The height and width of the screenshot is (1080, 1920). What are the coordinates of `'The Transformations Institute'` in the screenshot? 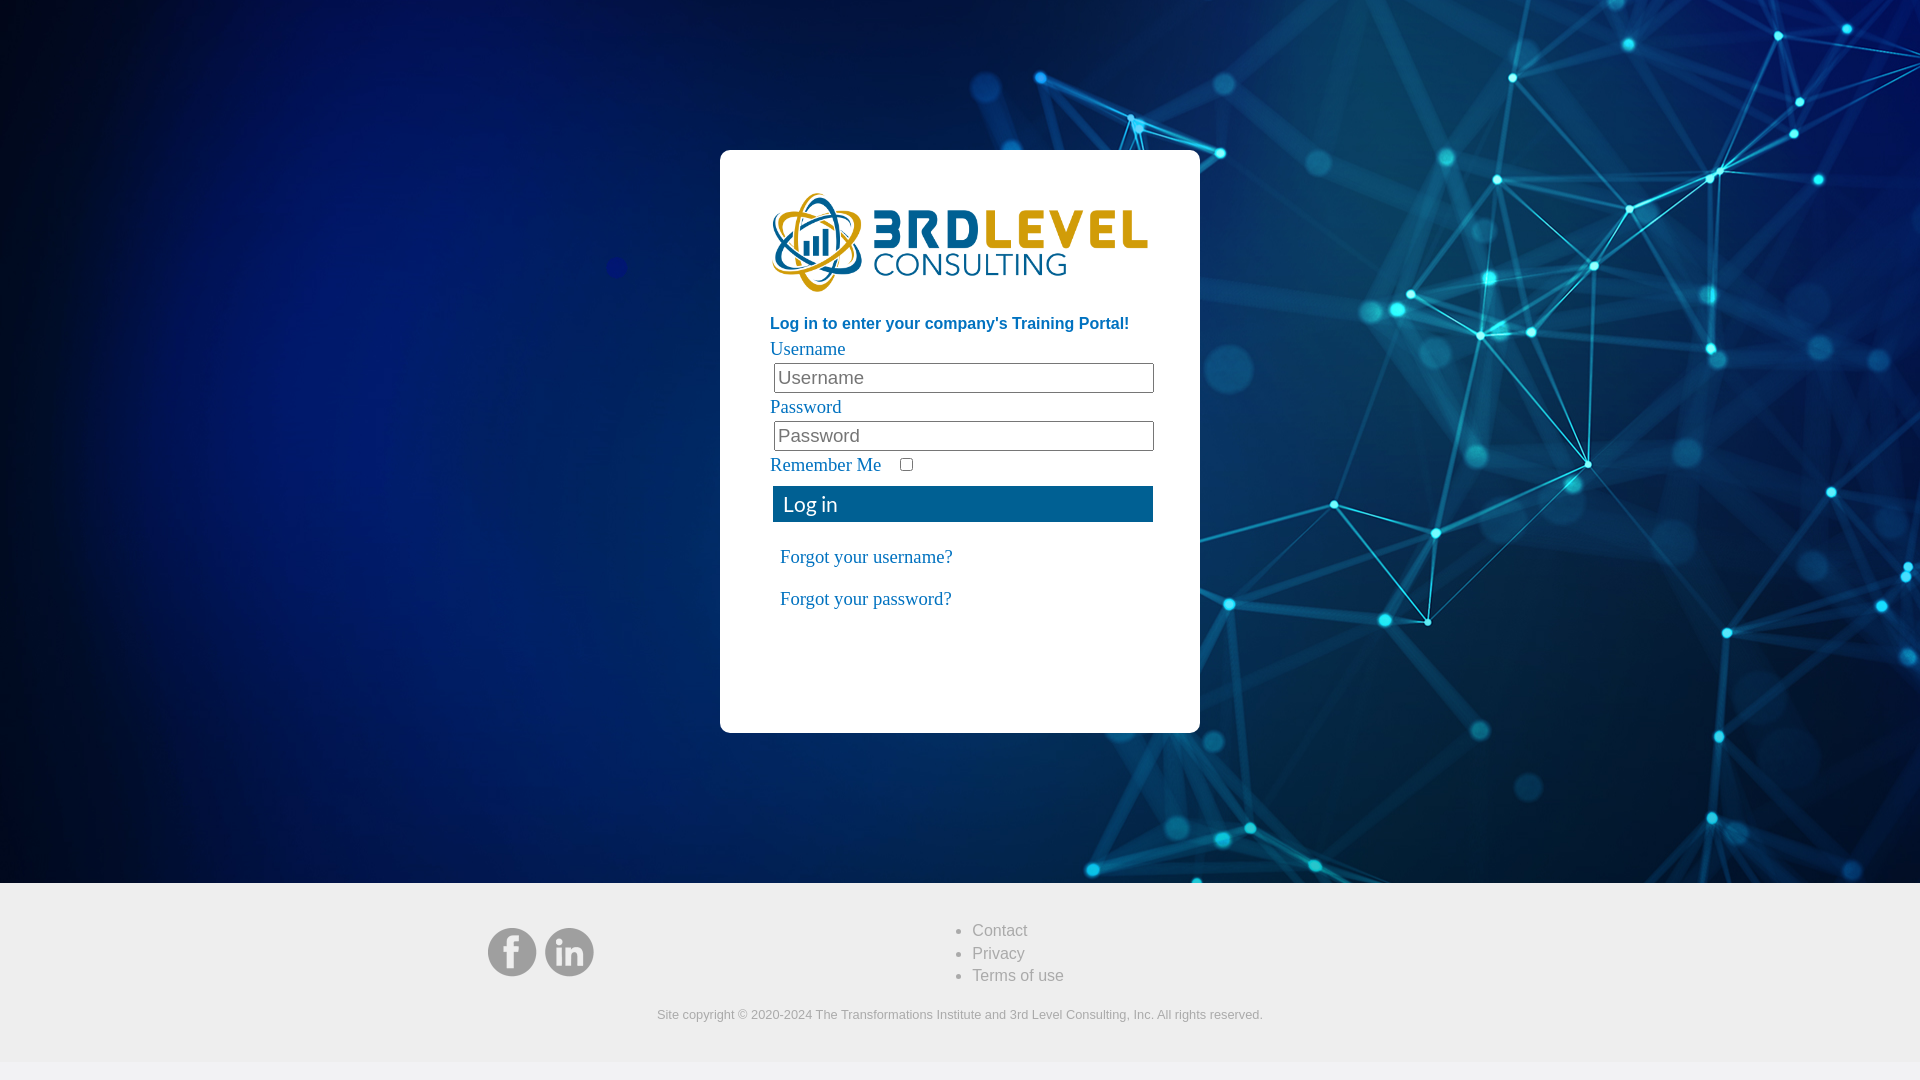 It's located at (816, 1014).